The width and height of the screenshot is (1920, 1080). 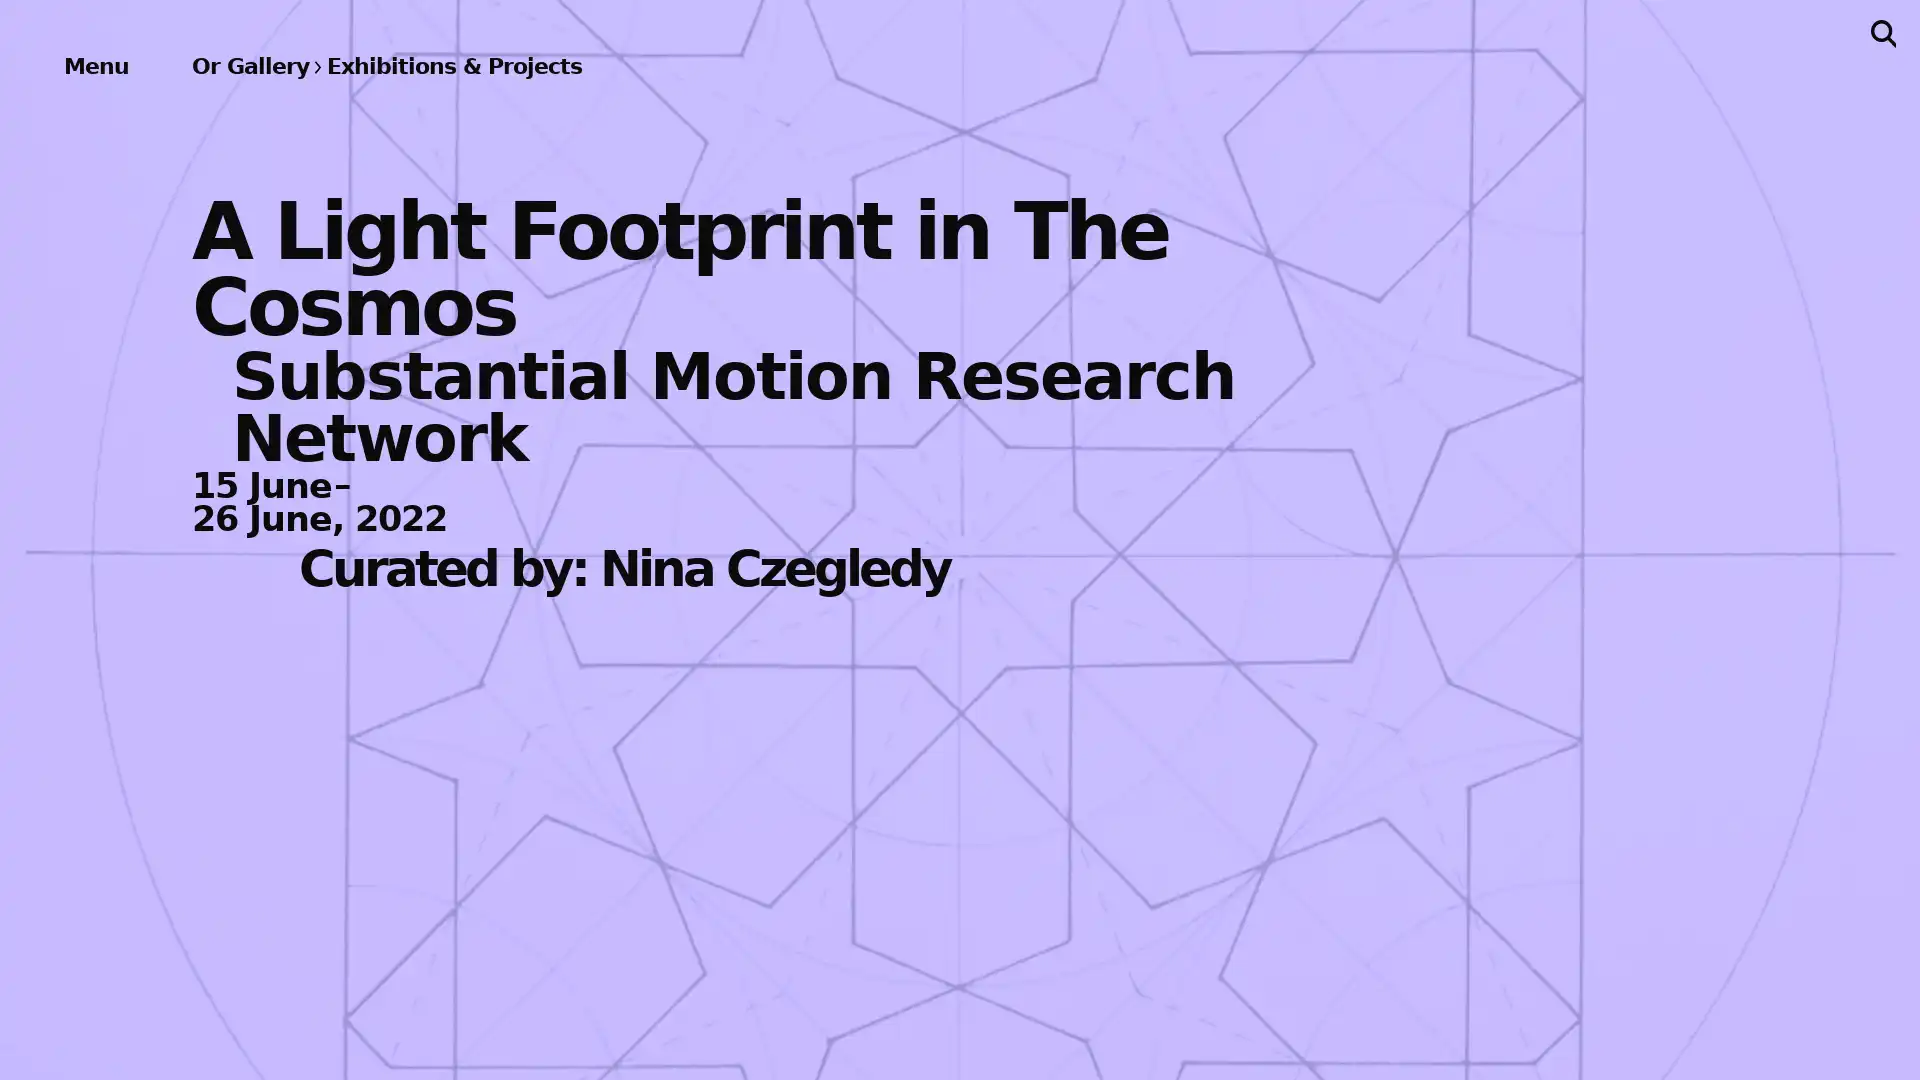 I want to click on Events, so click(x=434, y=318).